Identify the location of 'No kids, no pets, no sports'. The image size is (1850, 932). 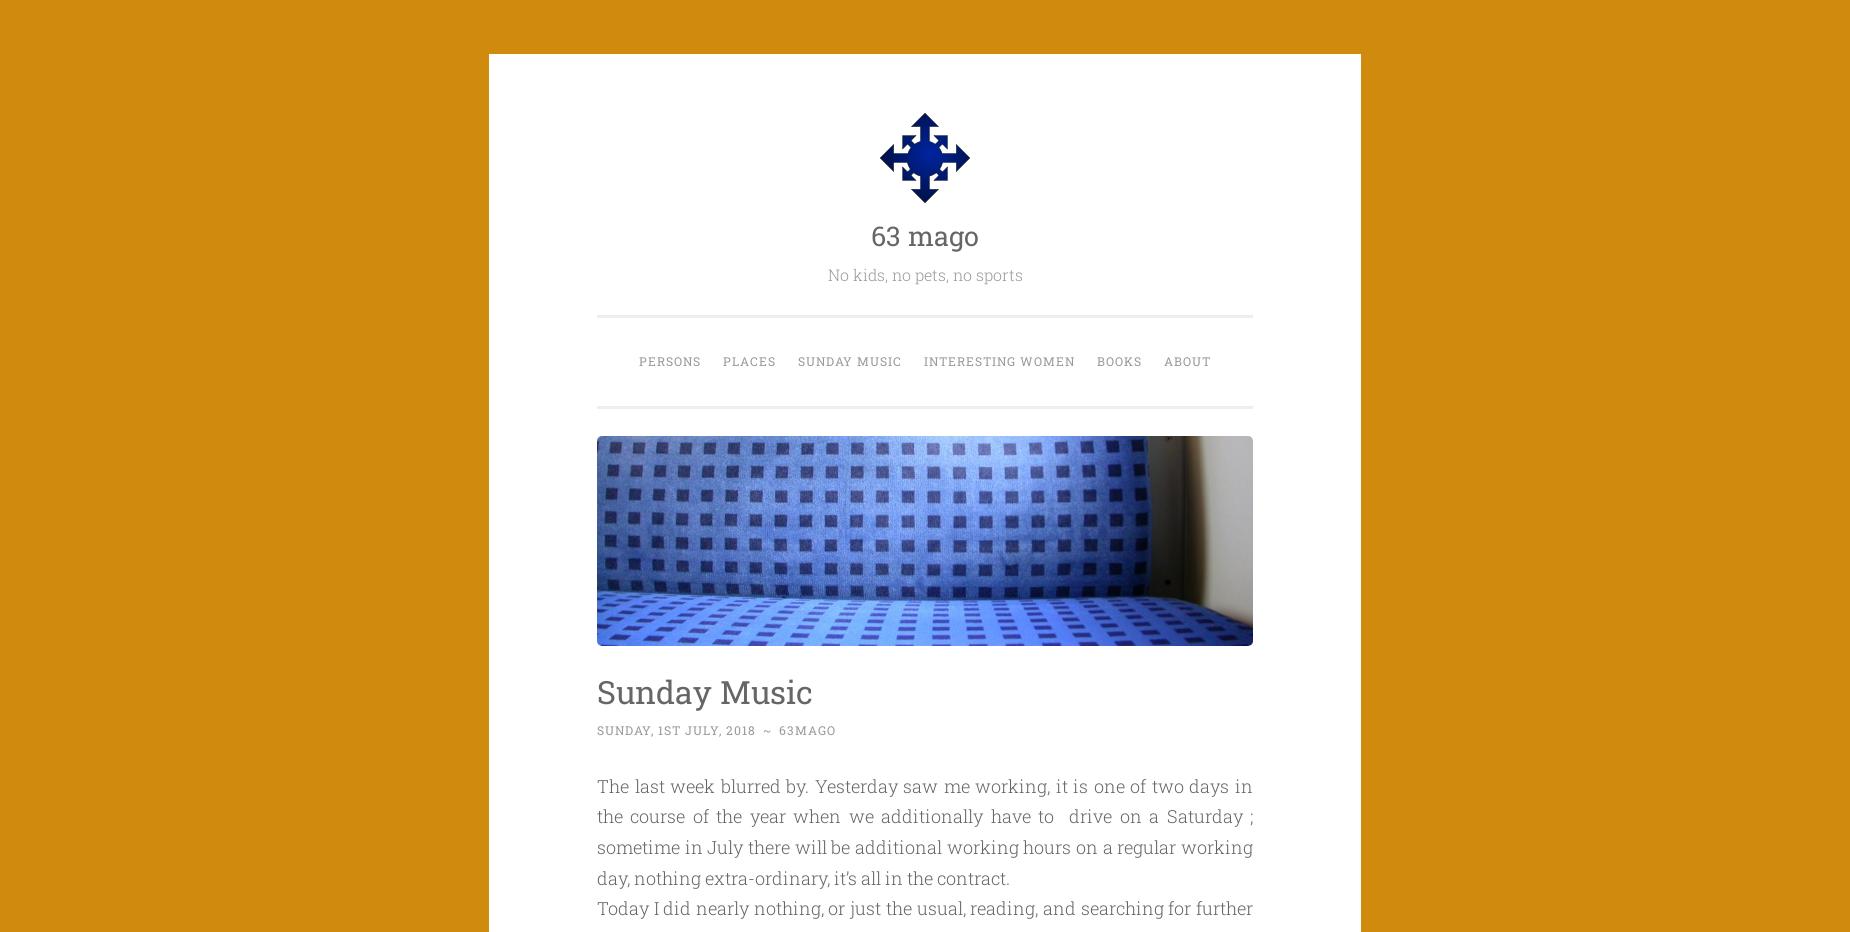
(924, 273).